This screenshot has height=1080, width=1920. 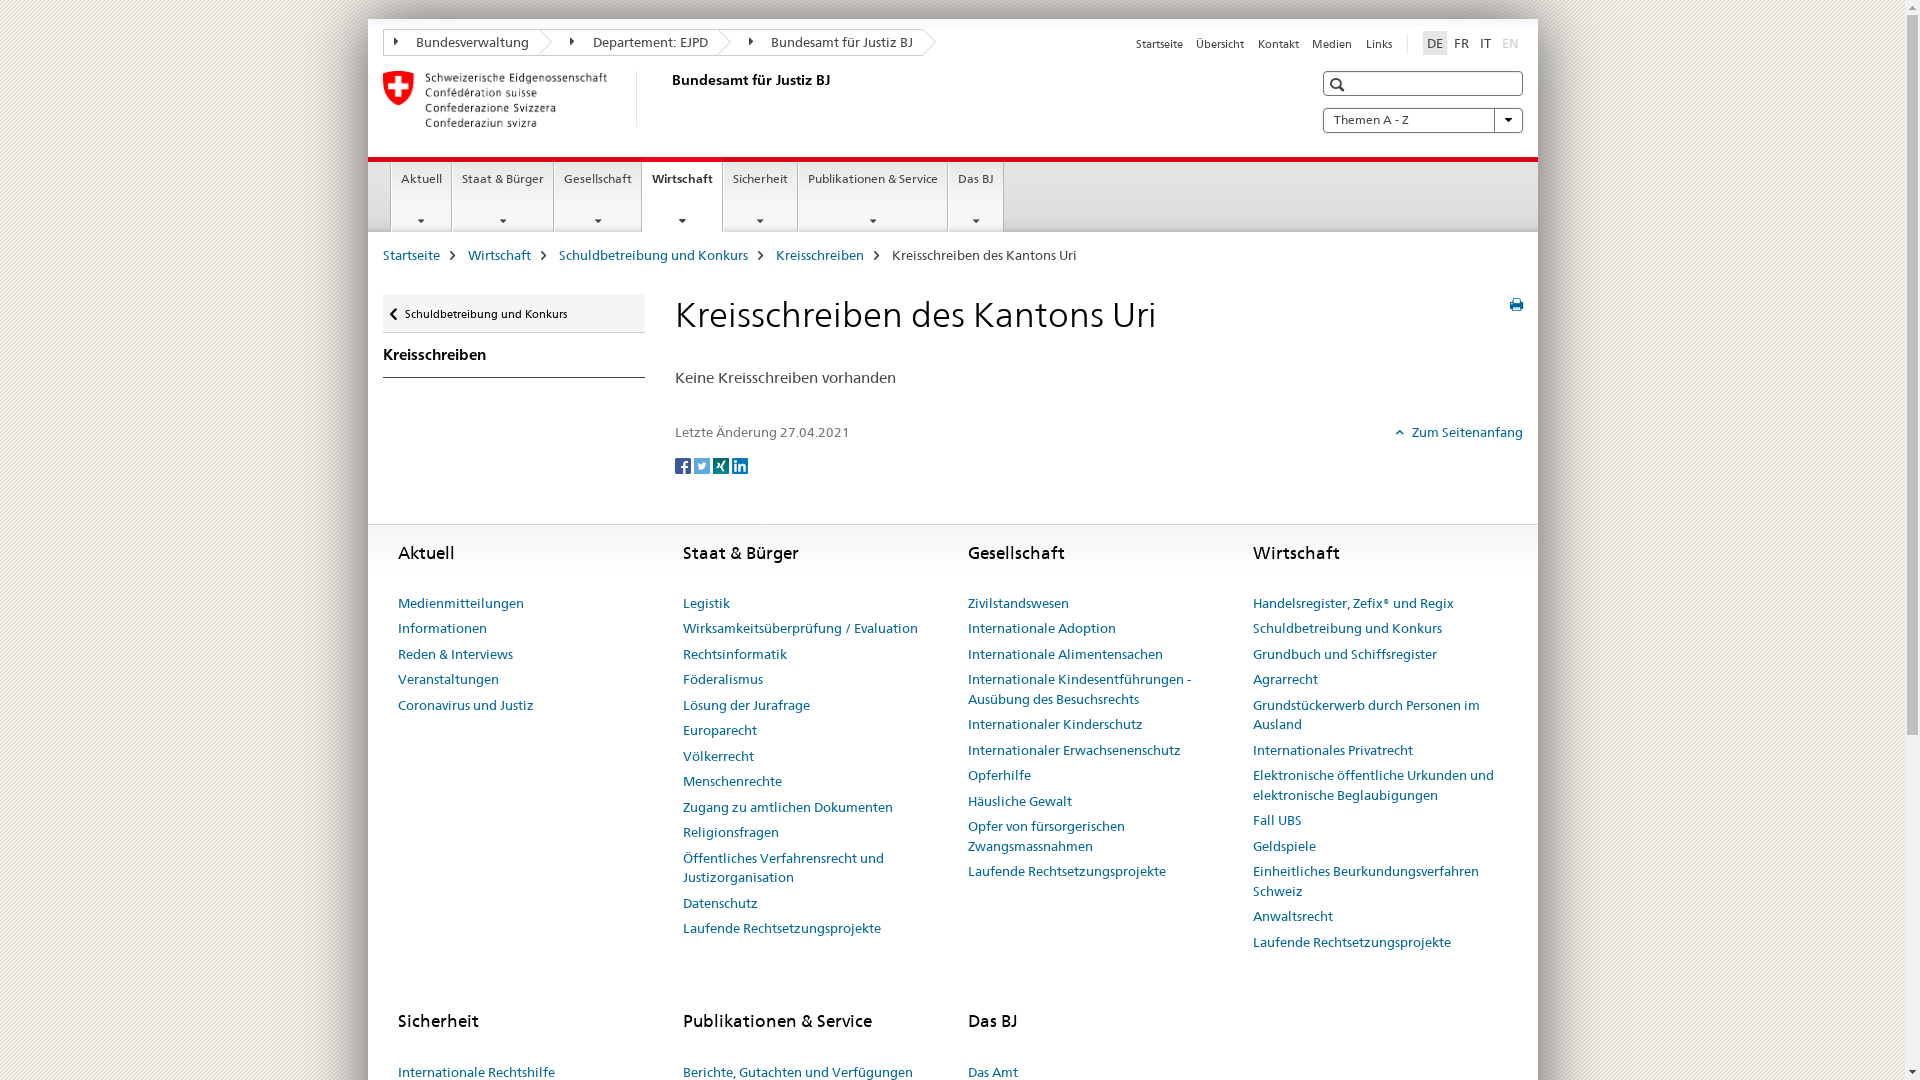 What do you see at coordinates (464, 704) in the screenshot?
I see `'Coronavirus und Justiz'` at bounding box center [464, 704].